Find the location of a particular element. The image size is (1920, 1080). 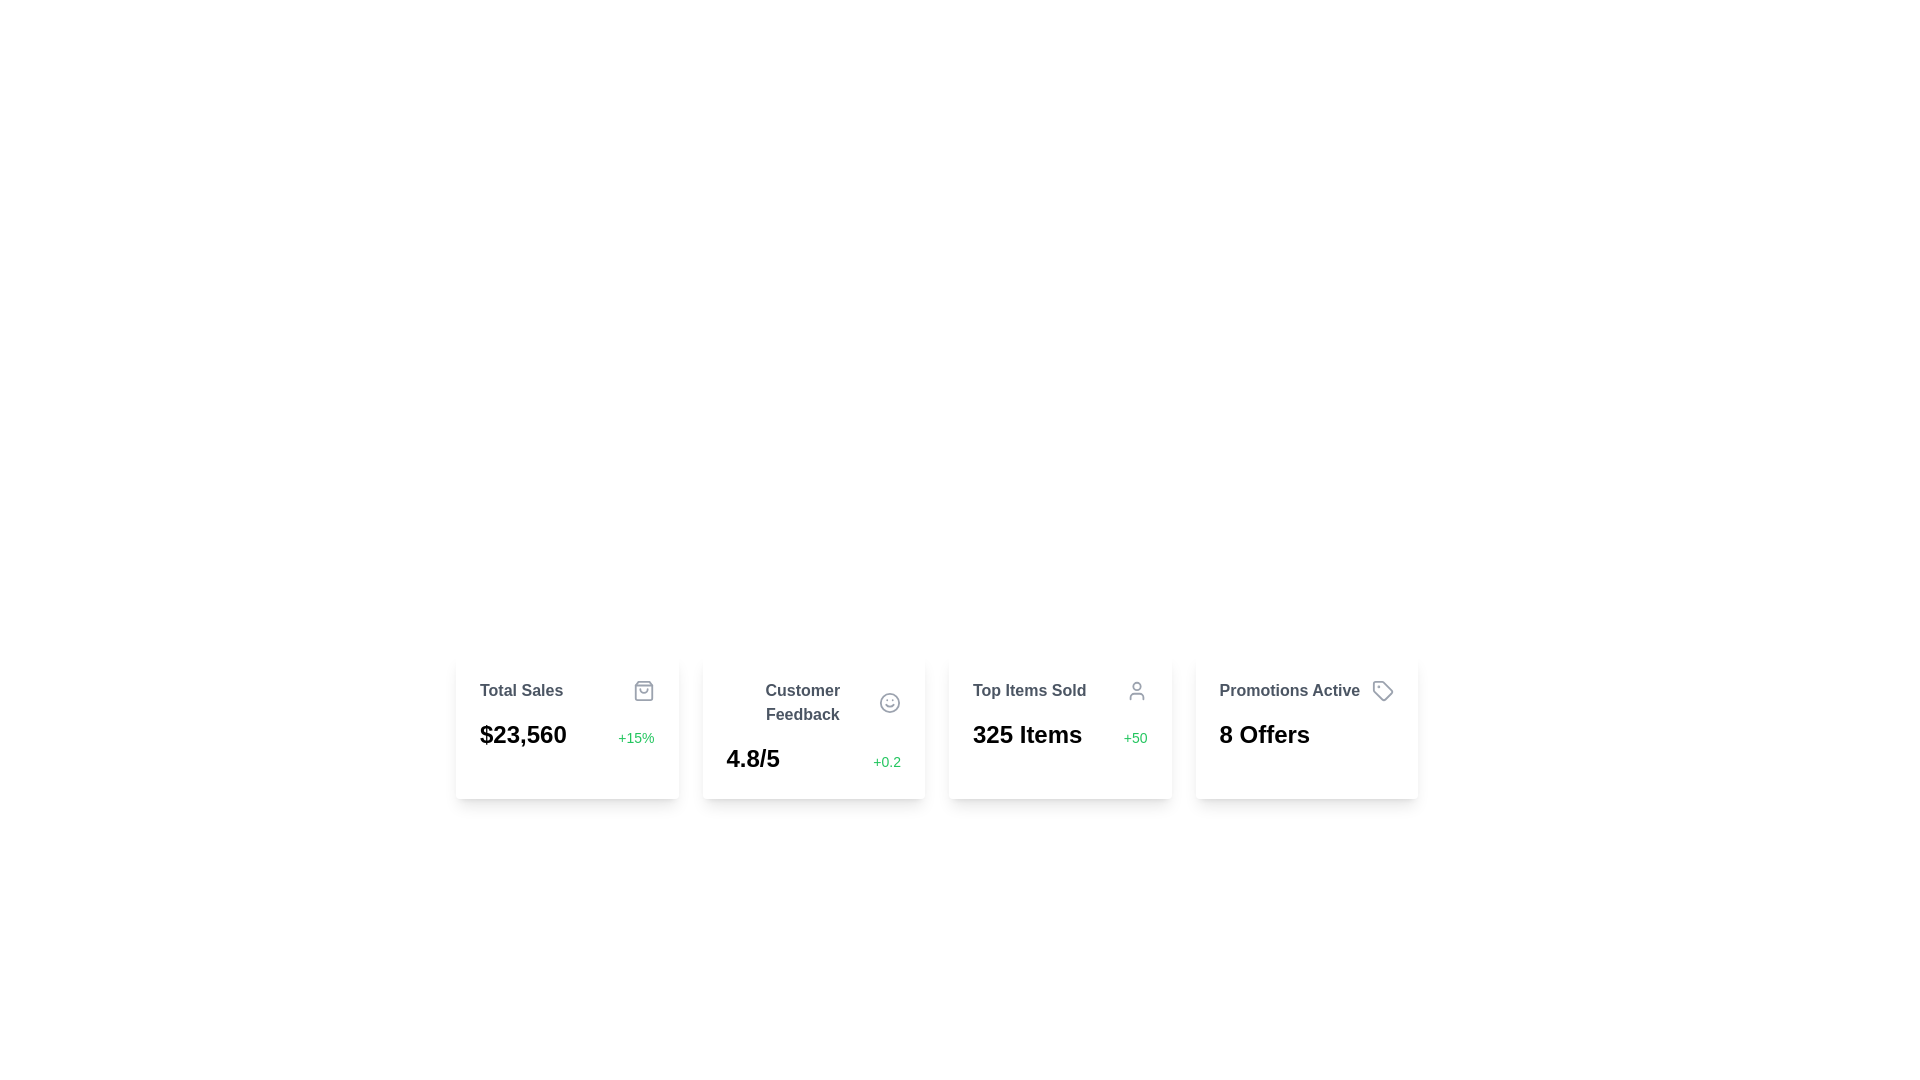

text displayed in the bold and large font label that shows '325 Items', located below the title 'Top Items Sold' and to the left of the green text '+50' is located at coordinates (1027, 735).